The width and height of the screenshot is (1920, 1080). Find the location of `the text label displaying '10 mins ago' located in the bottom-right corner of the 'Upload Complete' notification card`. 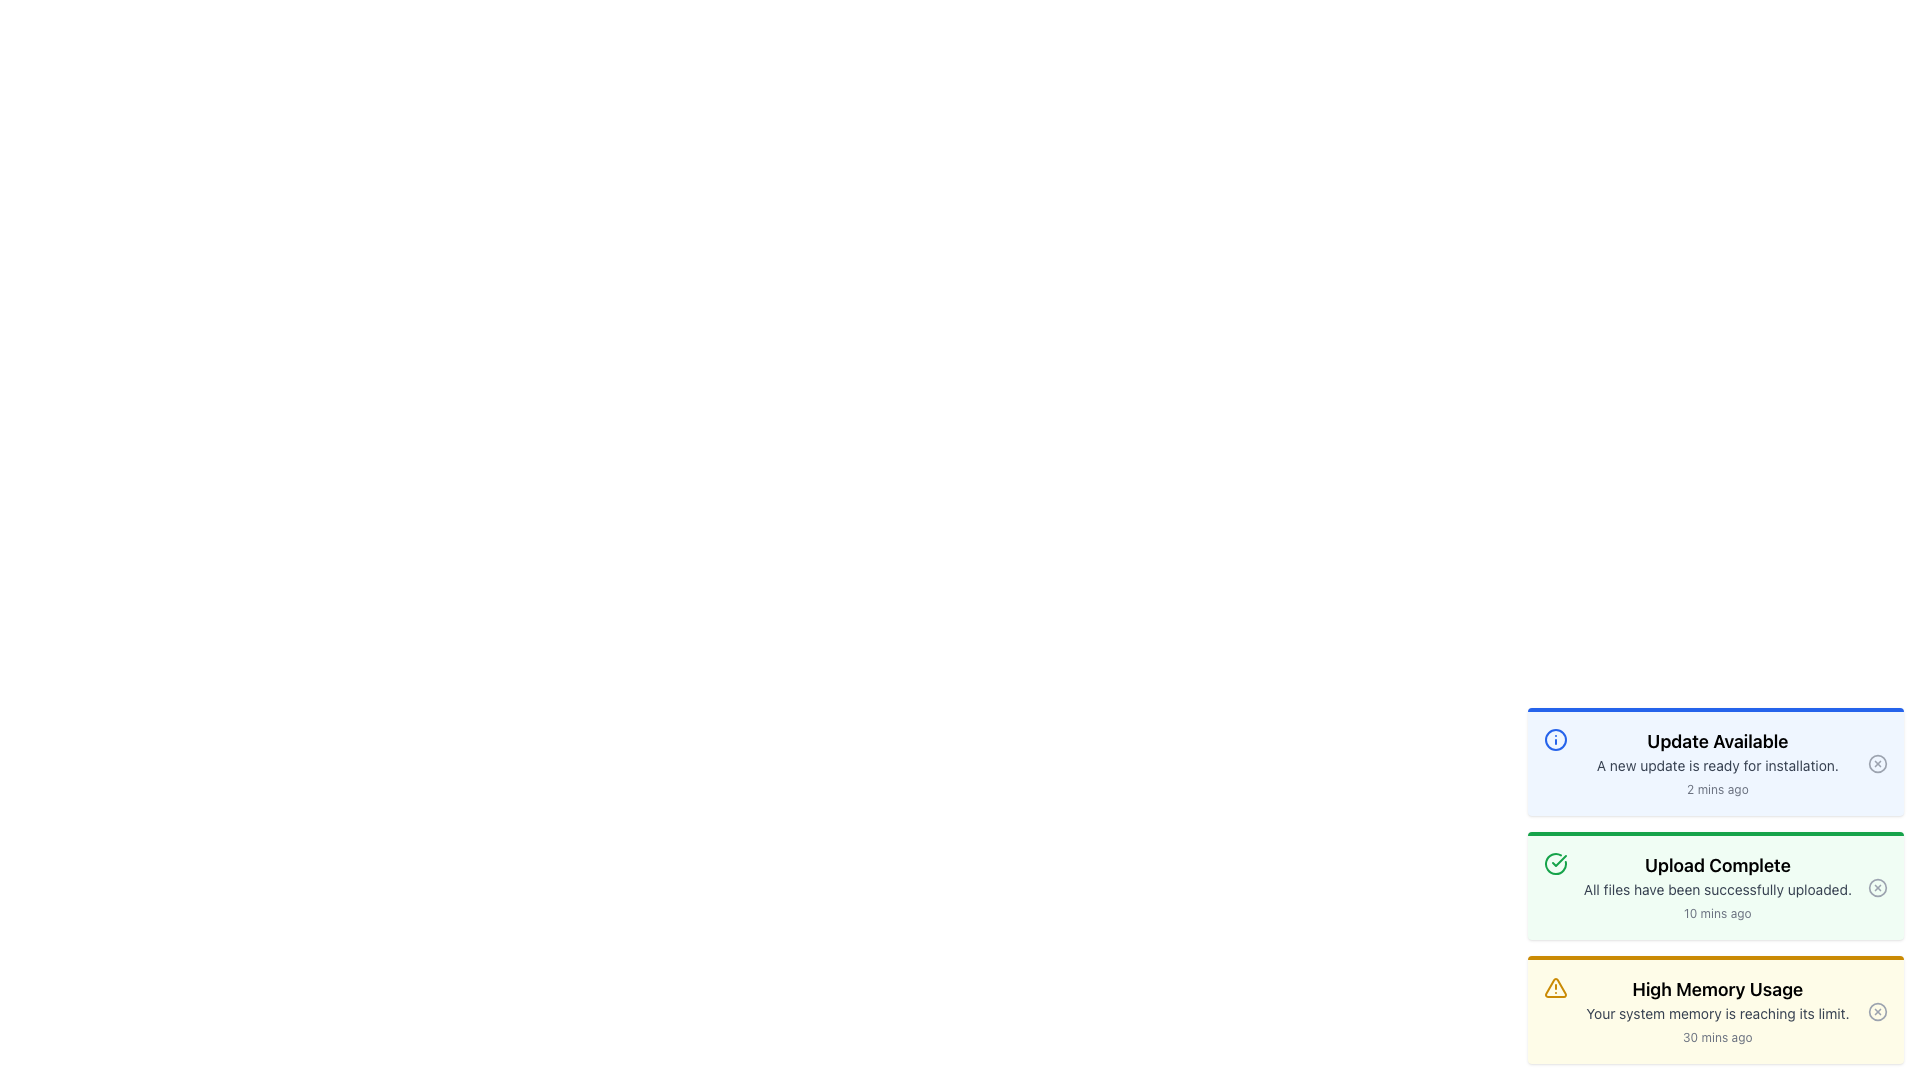

the text label displaying '10 mins ago' located in the bottom-right corner of the 'Upload Complete' notification card is located at coordinates (1716, 913).